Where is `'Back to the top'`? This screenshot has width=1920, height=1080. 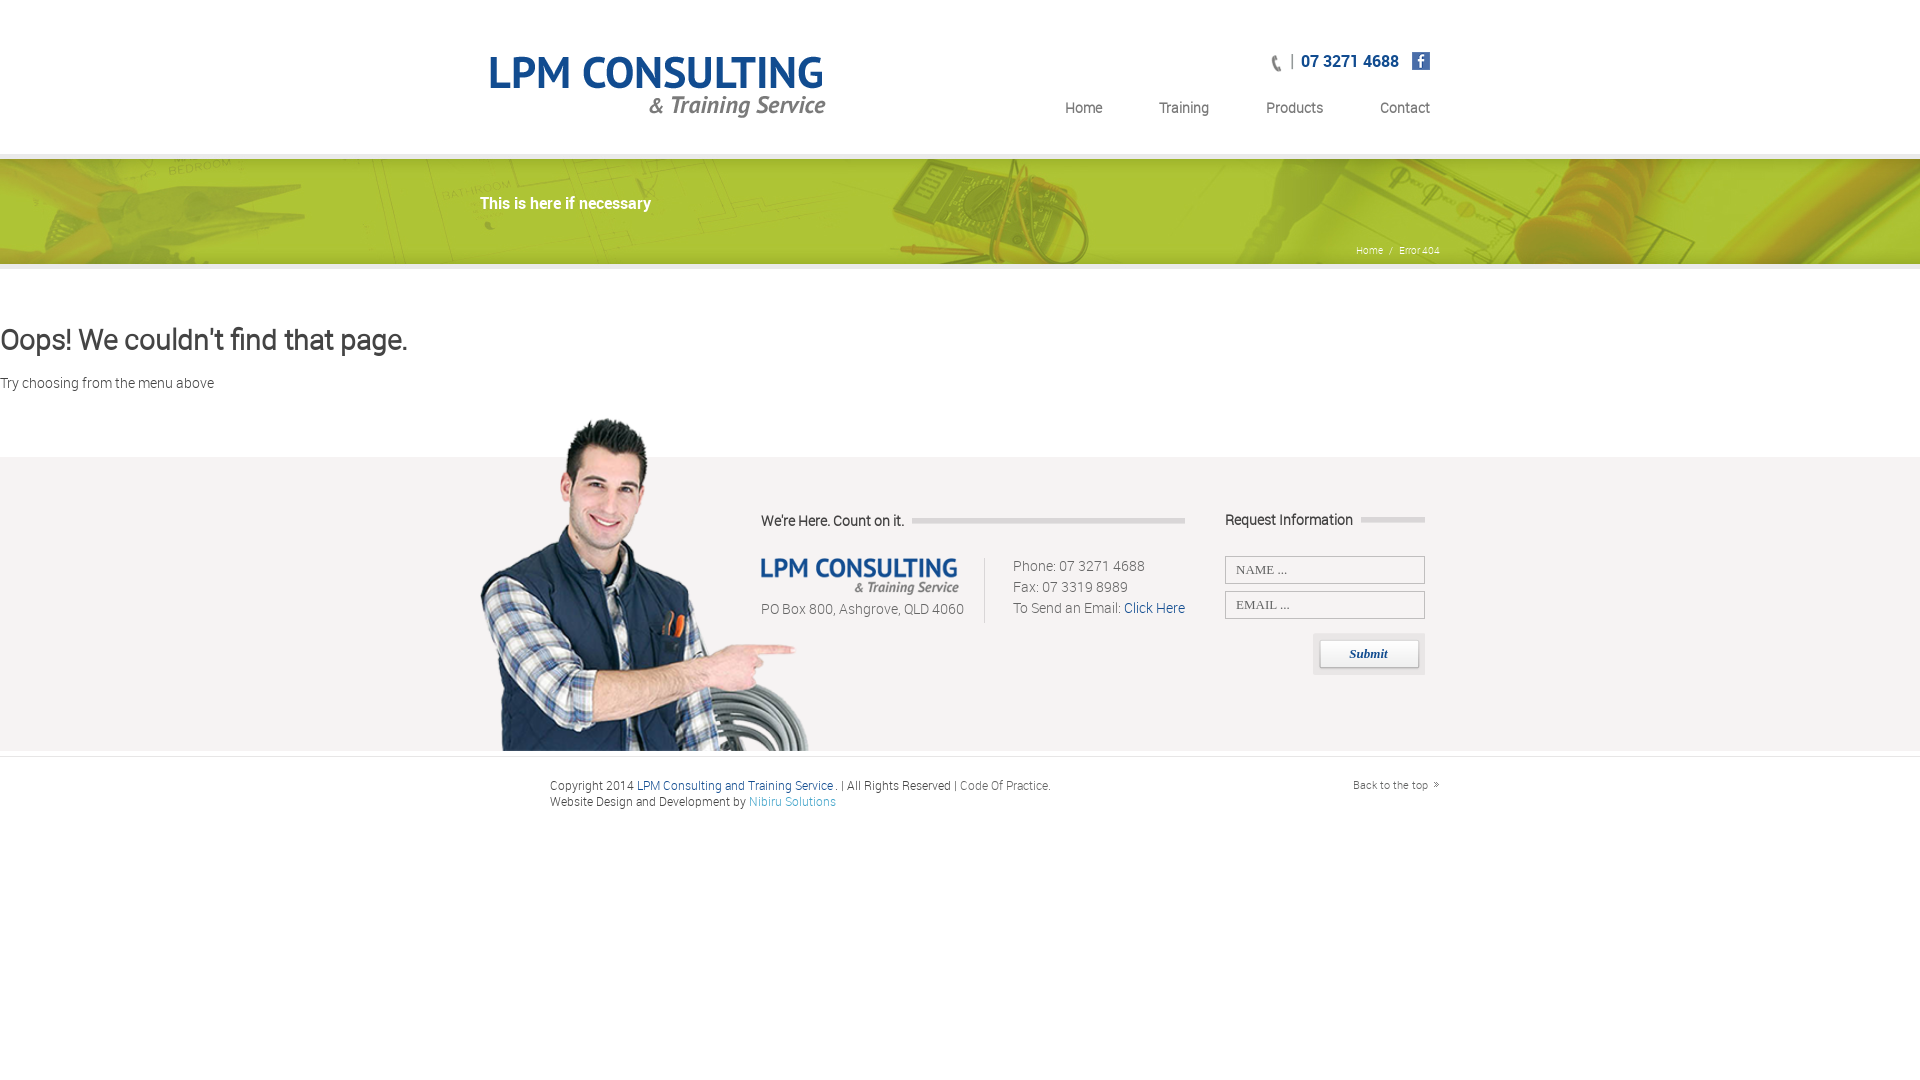 'Back to the top' is located at coordinates (1395, 783).